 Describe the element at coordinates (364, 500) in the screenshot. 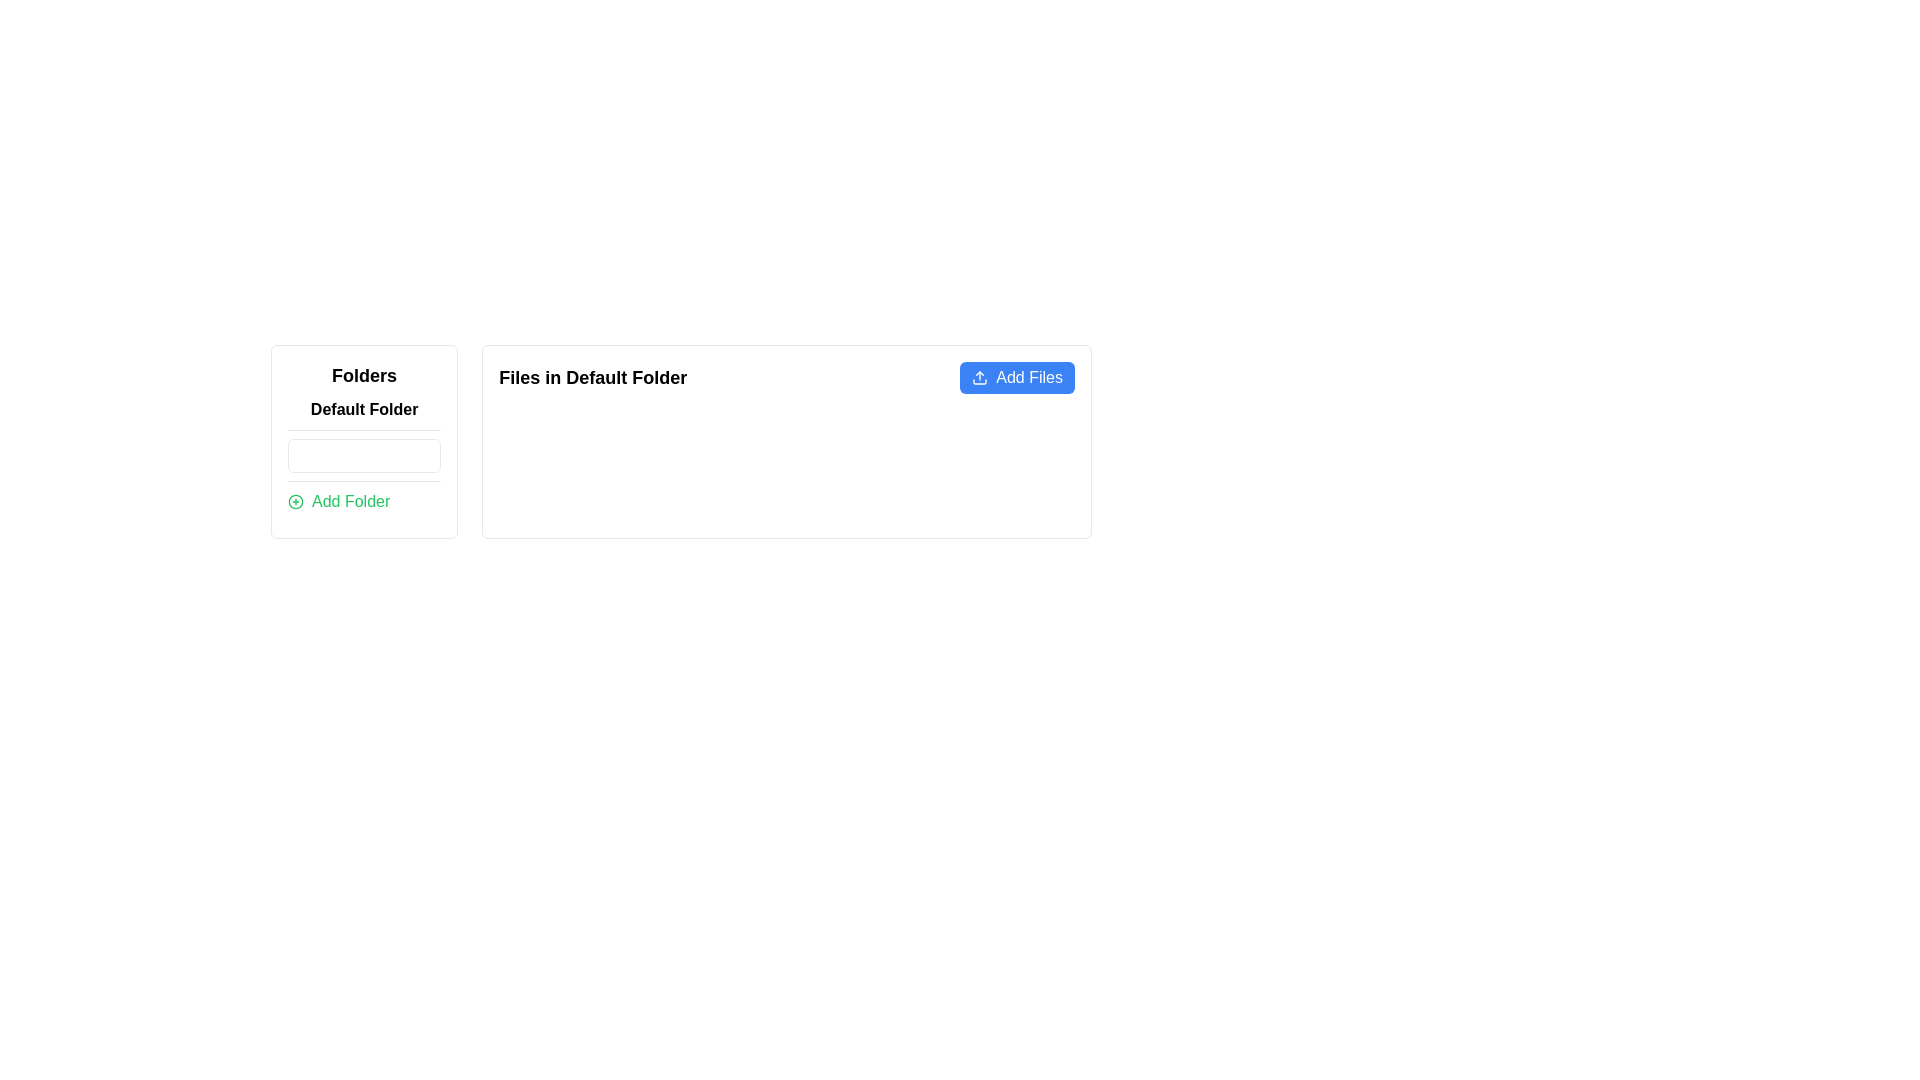

I see `the 'Add Folder' button, which displays the text in green and includes a circular green plus icon to trigger tooltips` at that location.